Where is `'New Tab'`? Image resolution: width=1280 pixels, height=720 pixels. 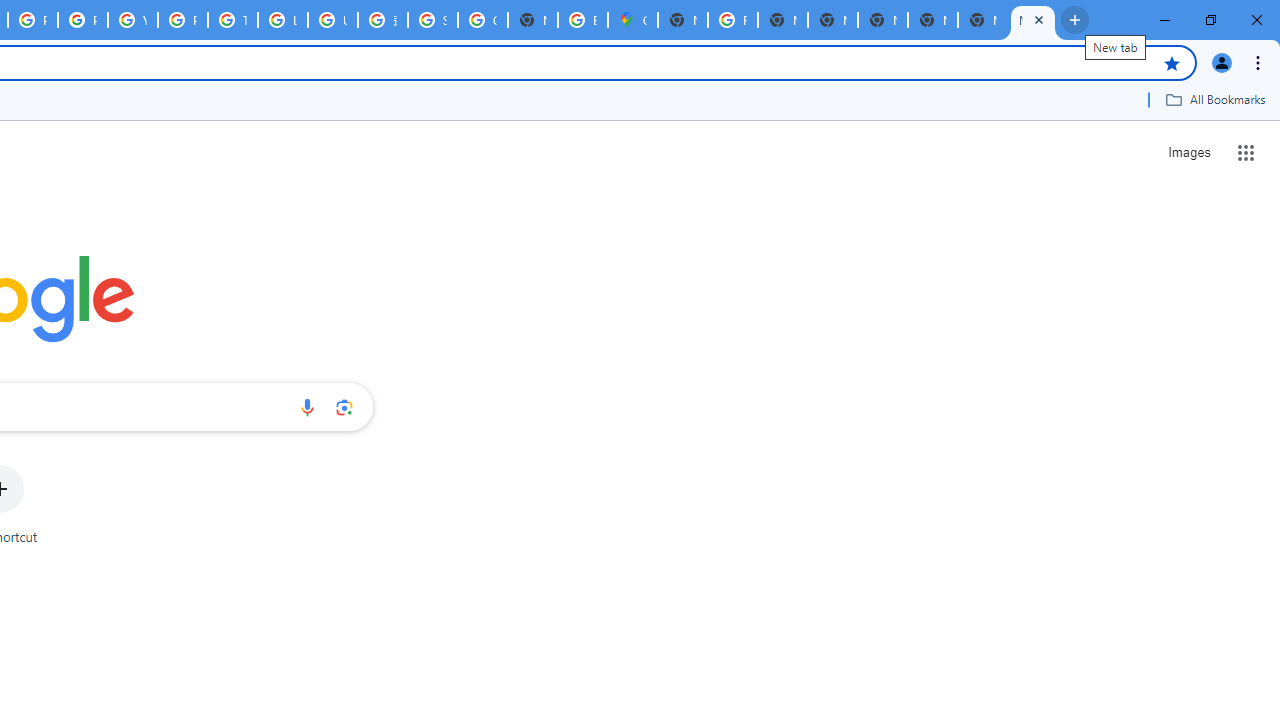
'New Tab' is located at coordinates (983, 20).